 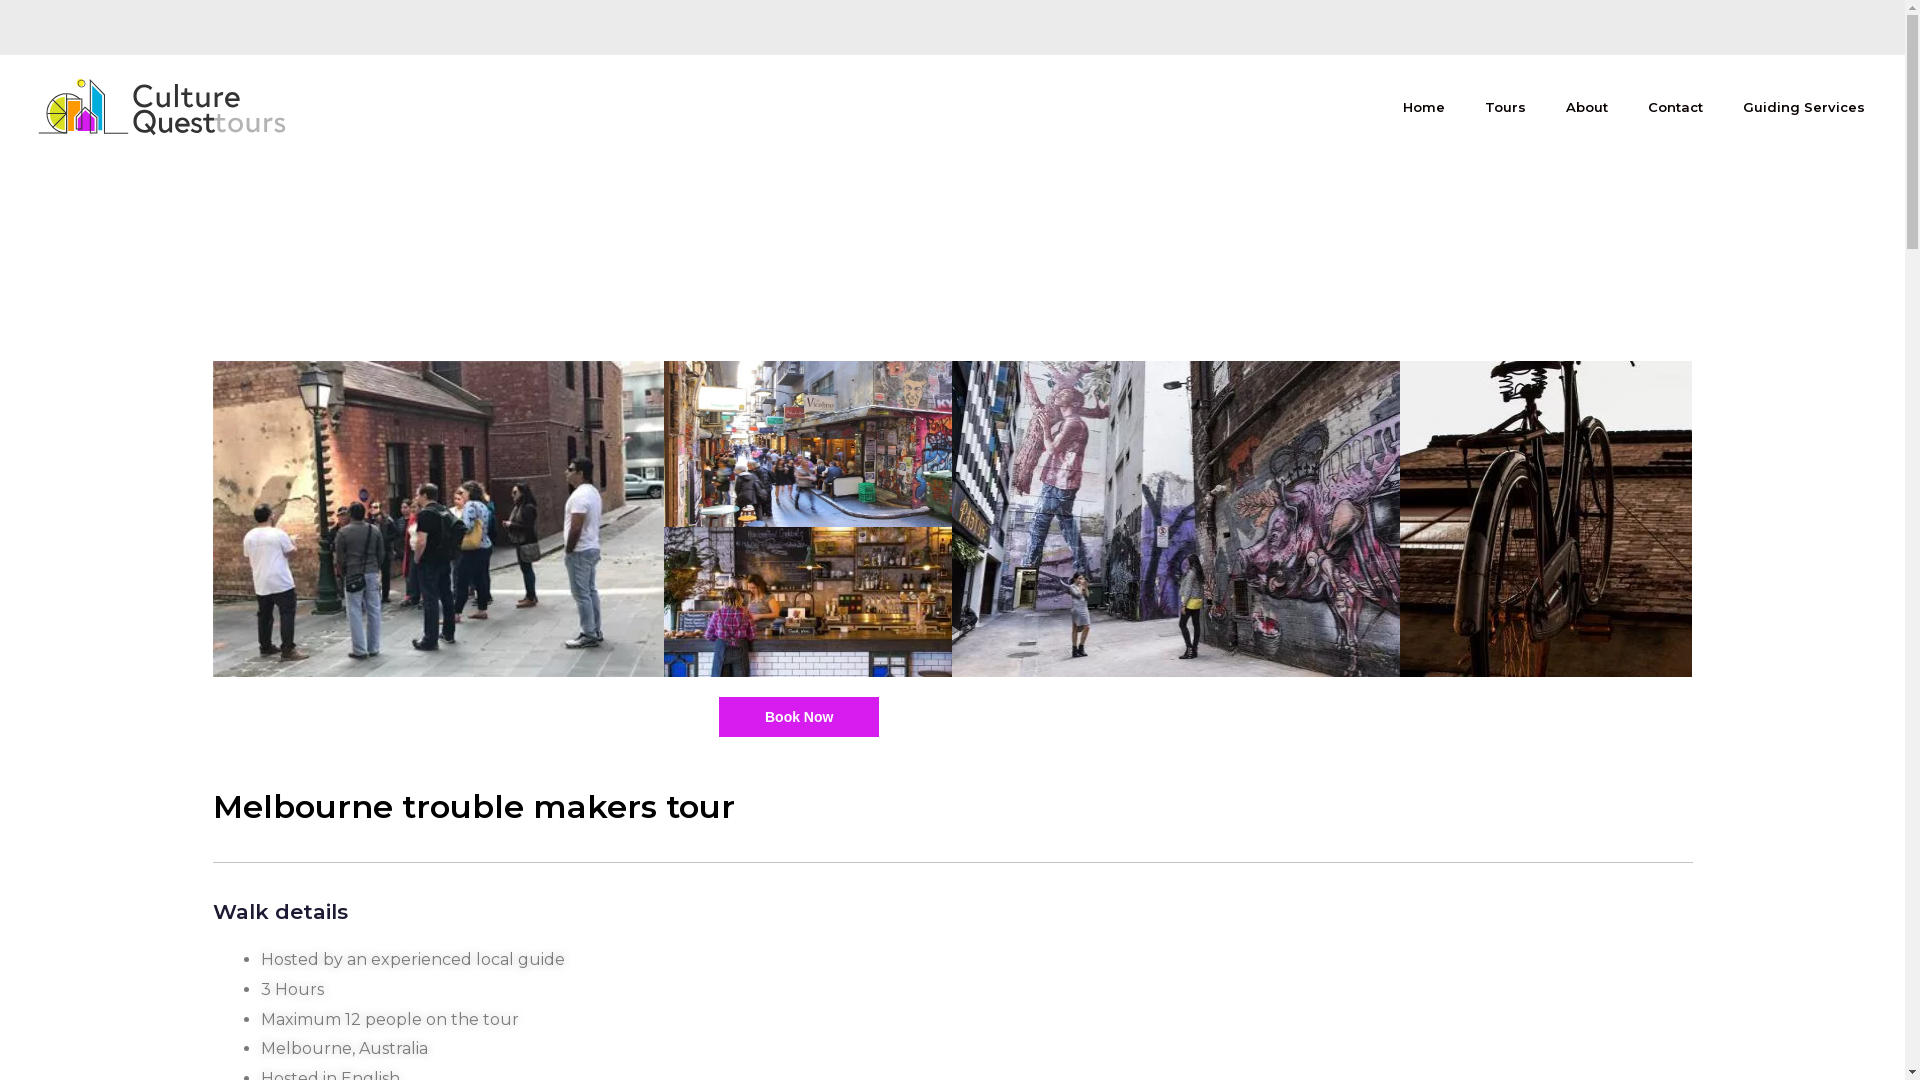 What do you see at coordinates (797, 716) in the screenshot?
I see `'Book Now'` at bounding box center [797, 716].